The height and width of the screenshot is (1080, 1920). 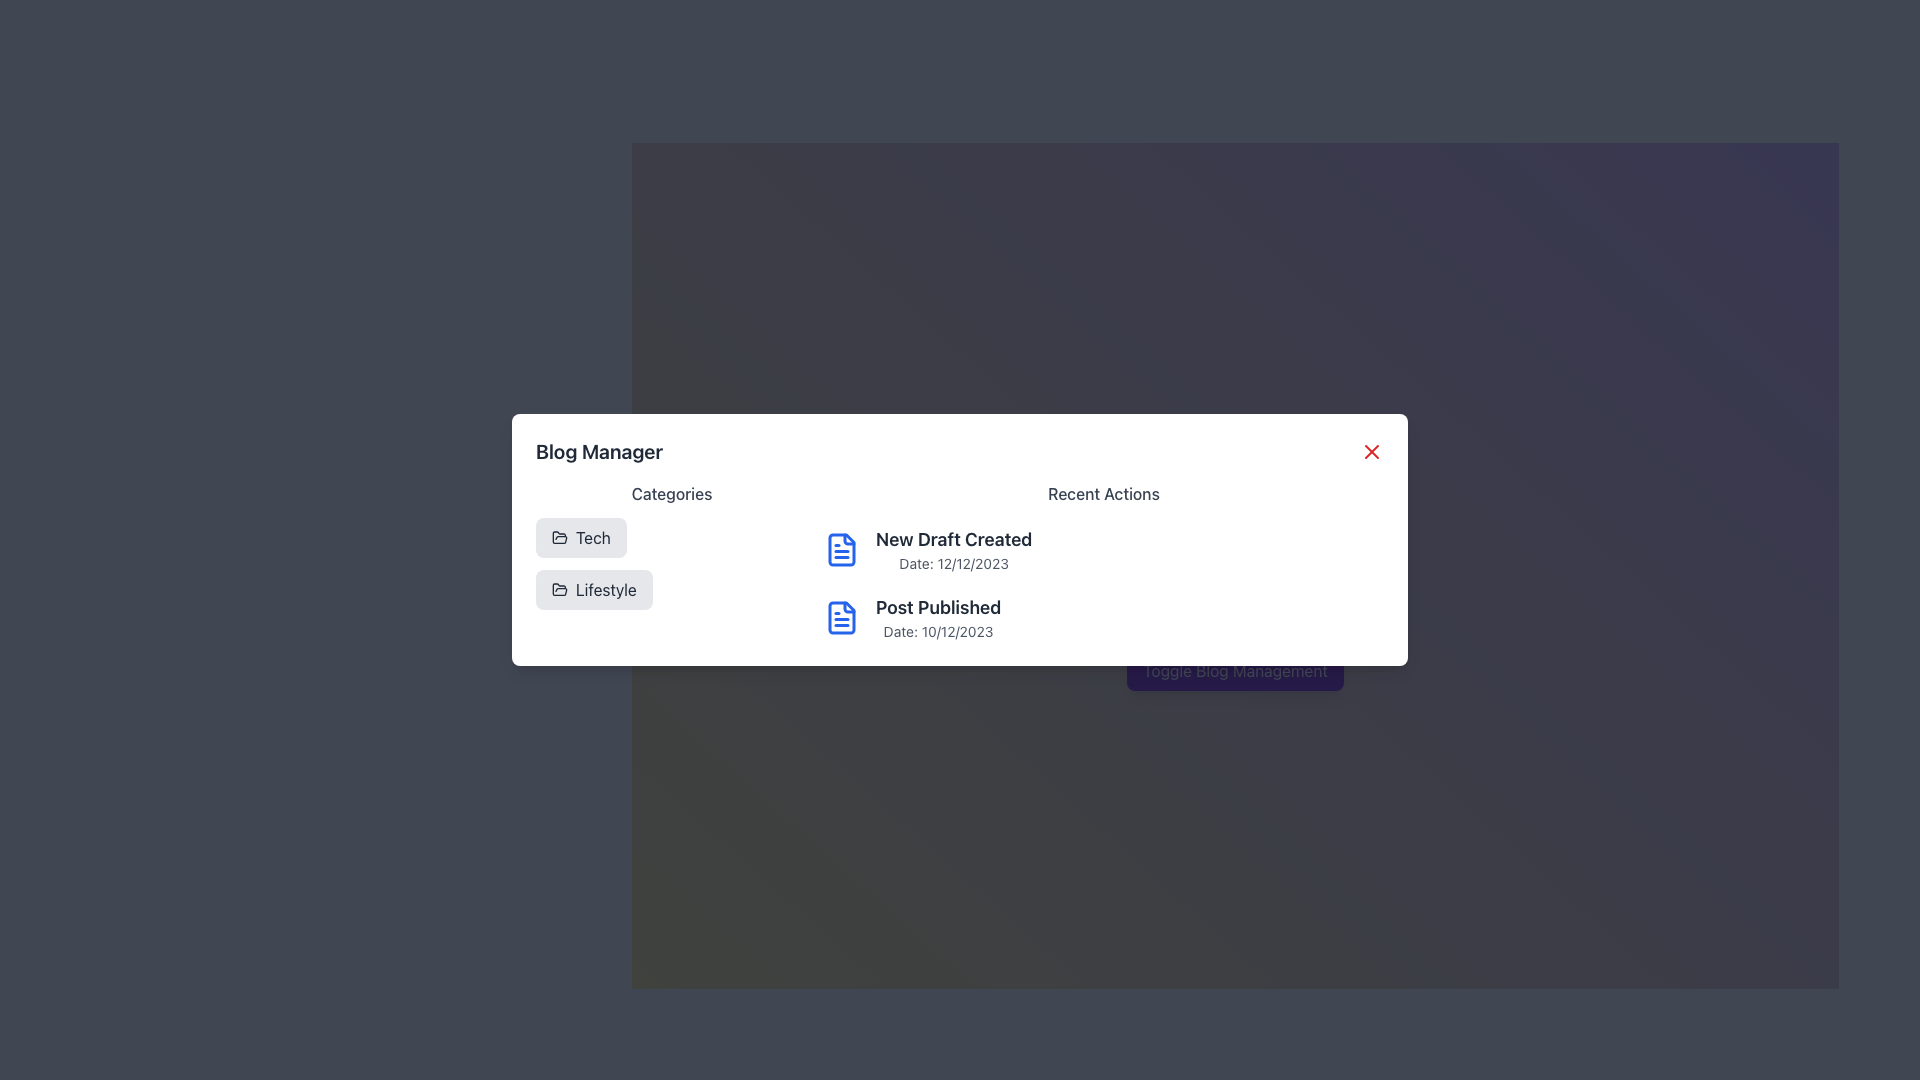 What do you see at coordinates (841, 616) in the screenshot?
I see `the blue document icon in the 'Recent Actions' section of the 'Blog Manager' interface, which represents the 'Post Published' entry` at bounding box center [841, 616].